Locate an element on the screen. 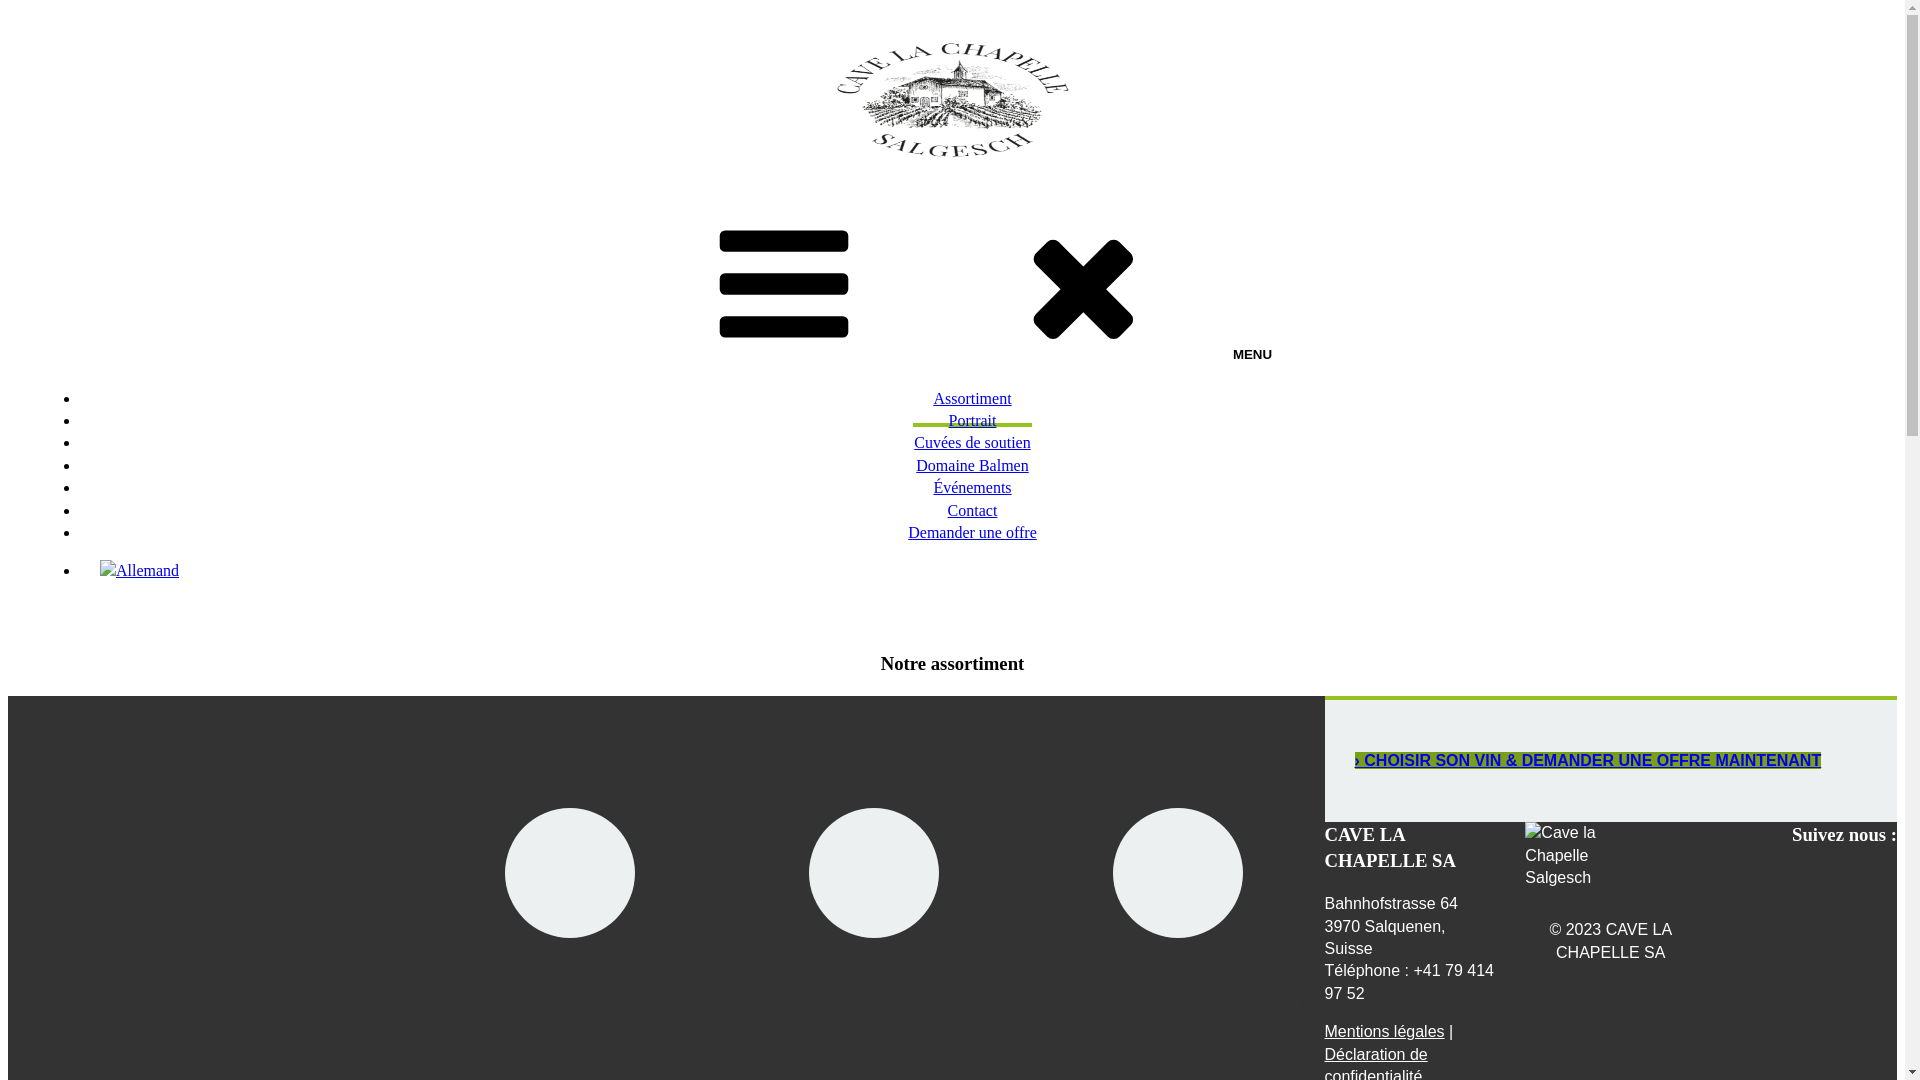 The height and width of the screenshot is (1080, 1920). 'Cave la Chapelle Salgesch' is located at coordinates (1583, 855).